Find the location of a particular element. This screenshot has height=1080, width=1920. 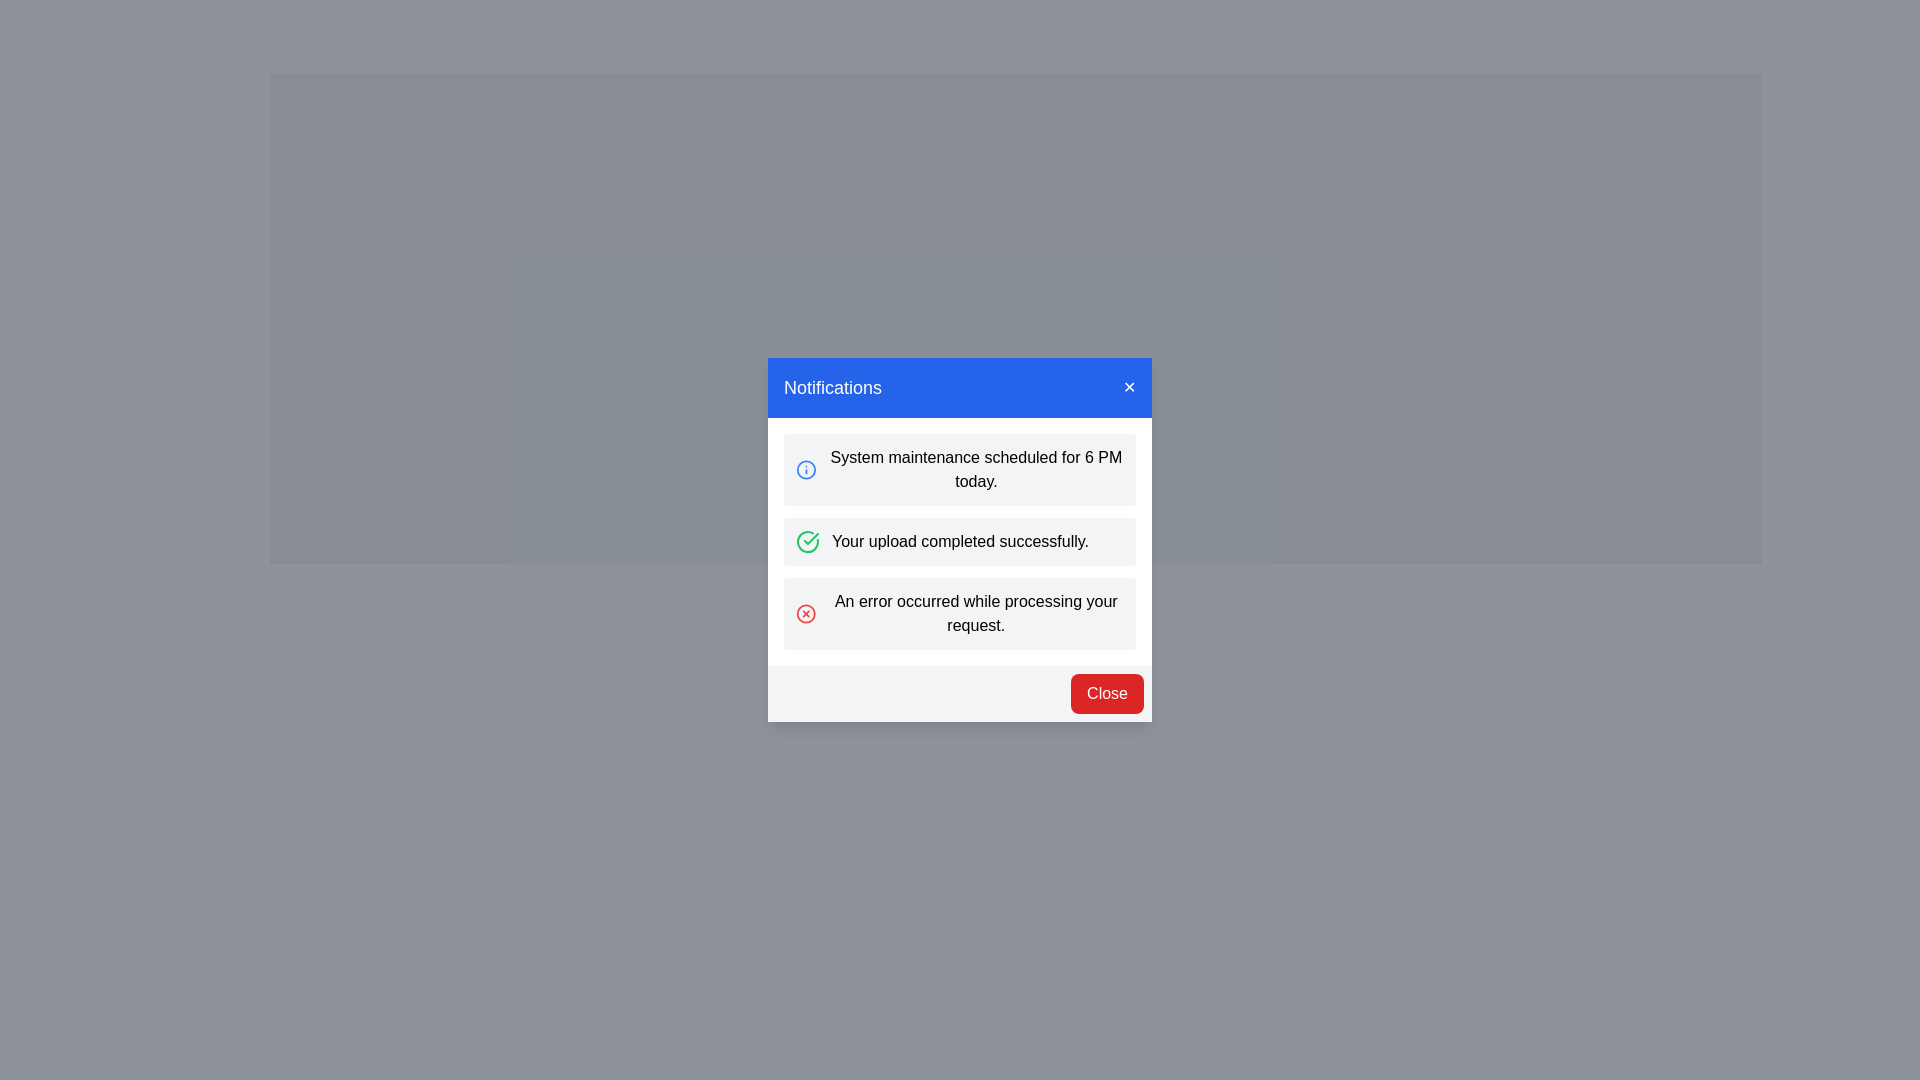

the 'View Notifications' button to open the notification dialog is located at coordinates (1016, 612).